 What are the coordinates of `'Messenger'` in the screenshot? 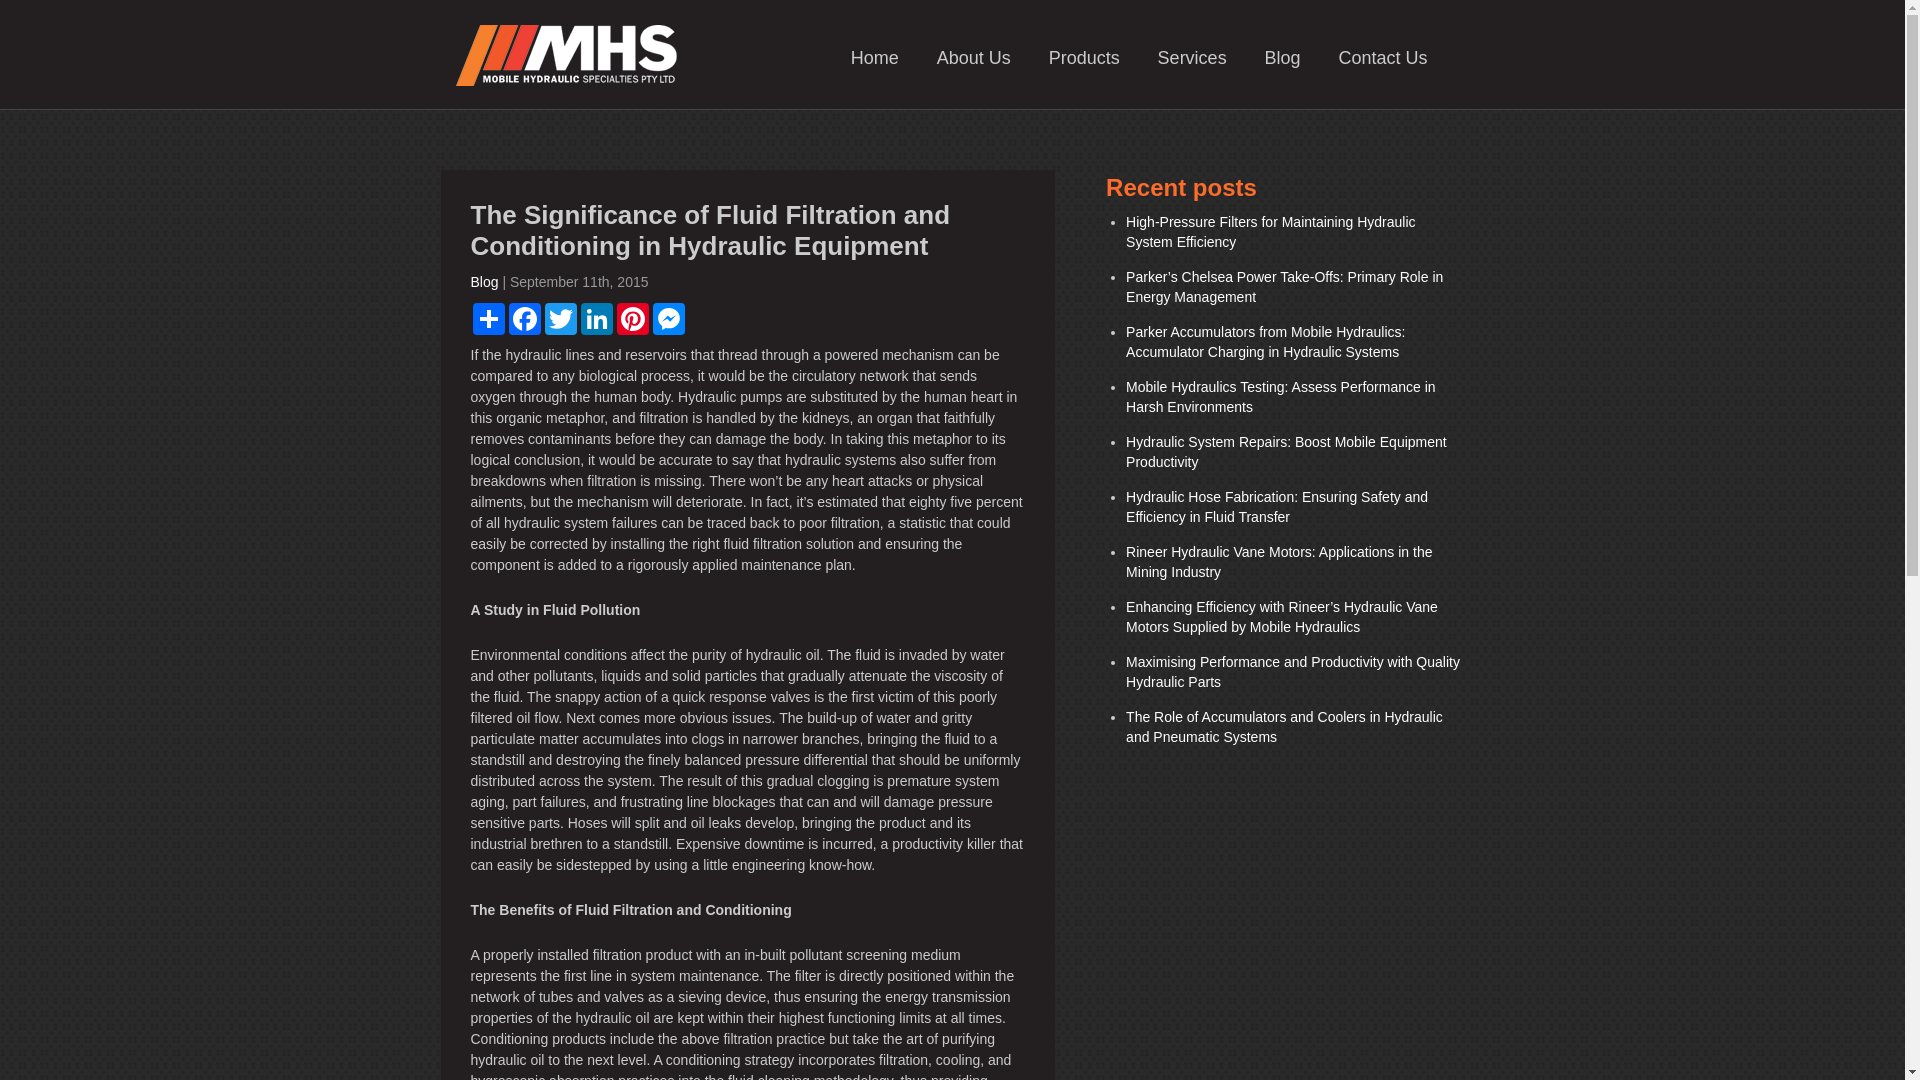 It's located at (667, 318).